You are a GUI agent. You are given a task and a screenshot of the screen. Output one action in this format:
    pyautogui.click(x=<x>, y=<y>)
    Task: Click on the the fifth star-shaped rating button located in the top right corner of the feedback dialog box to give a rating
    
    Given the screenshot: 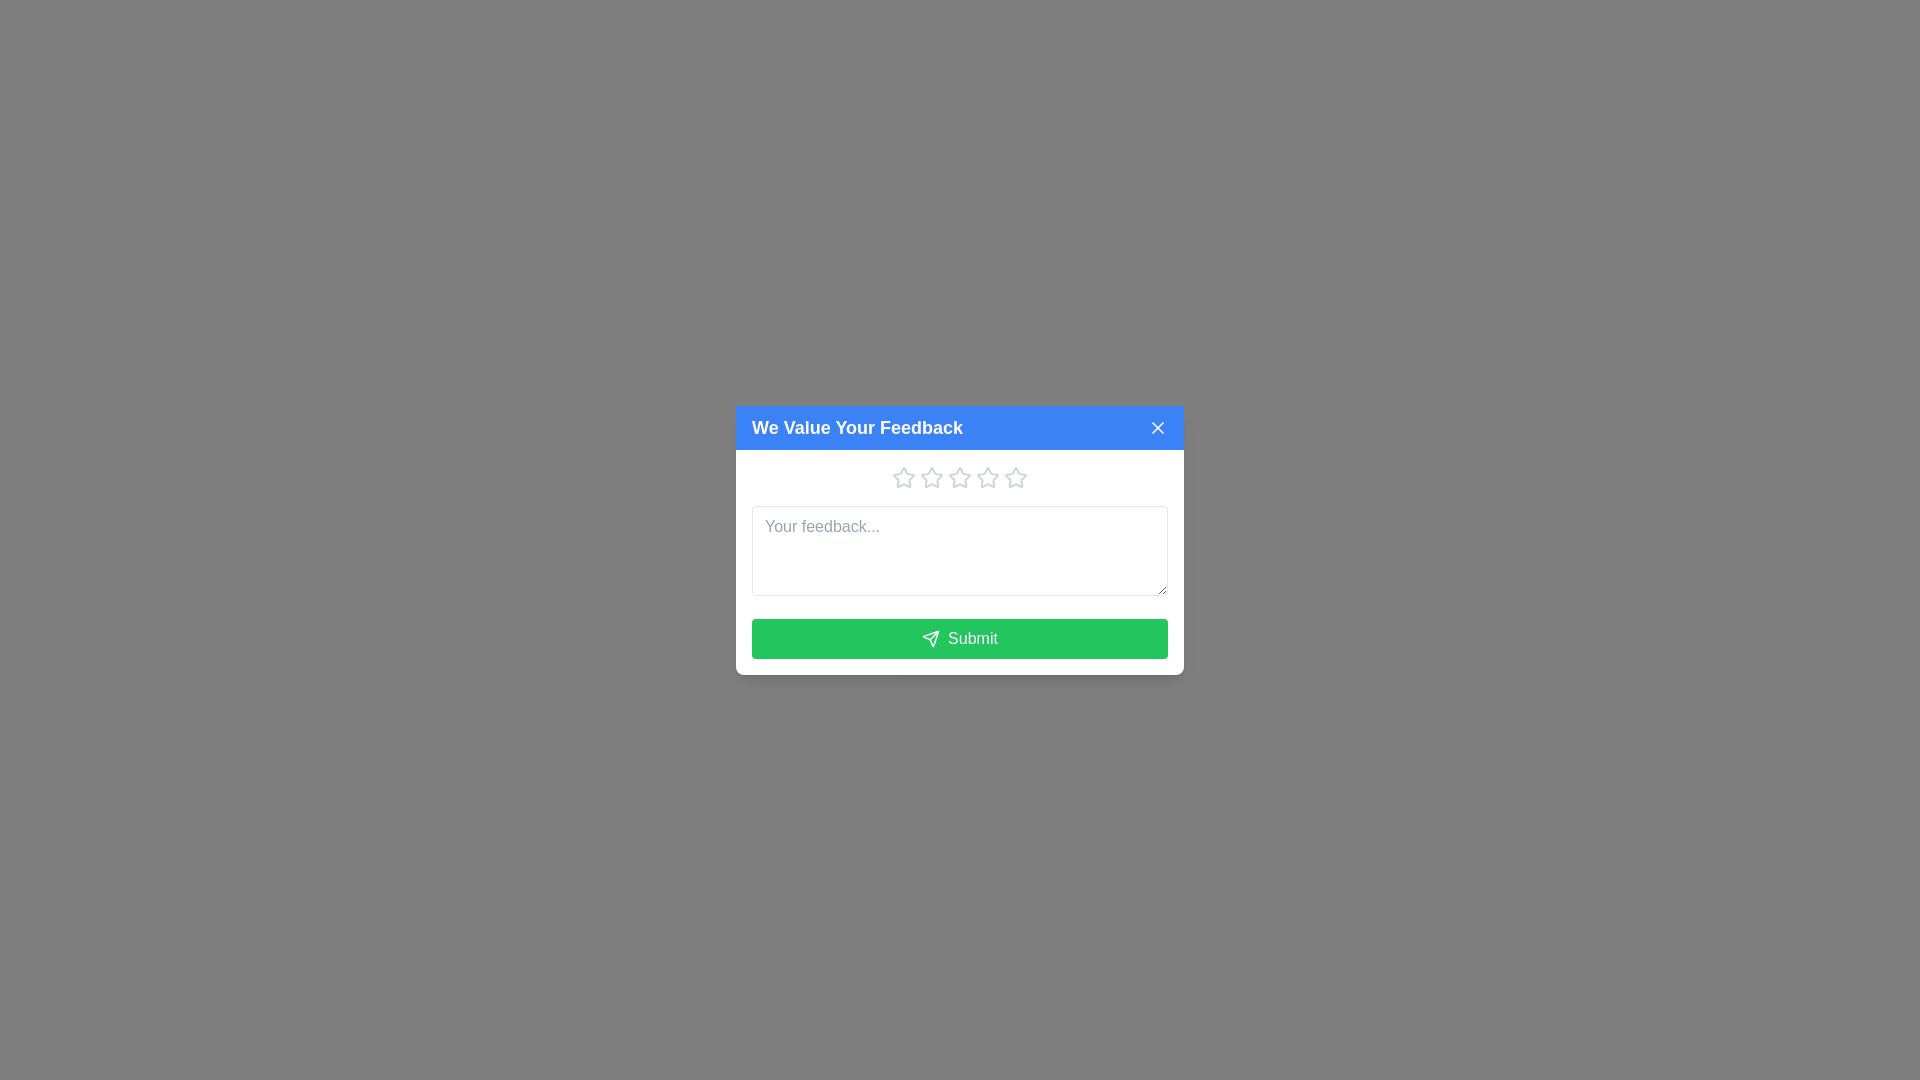 What is the action you would take?
    pyautogui.click(x=1016, y=477)
    